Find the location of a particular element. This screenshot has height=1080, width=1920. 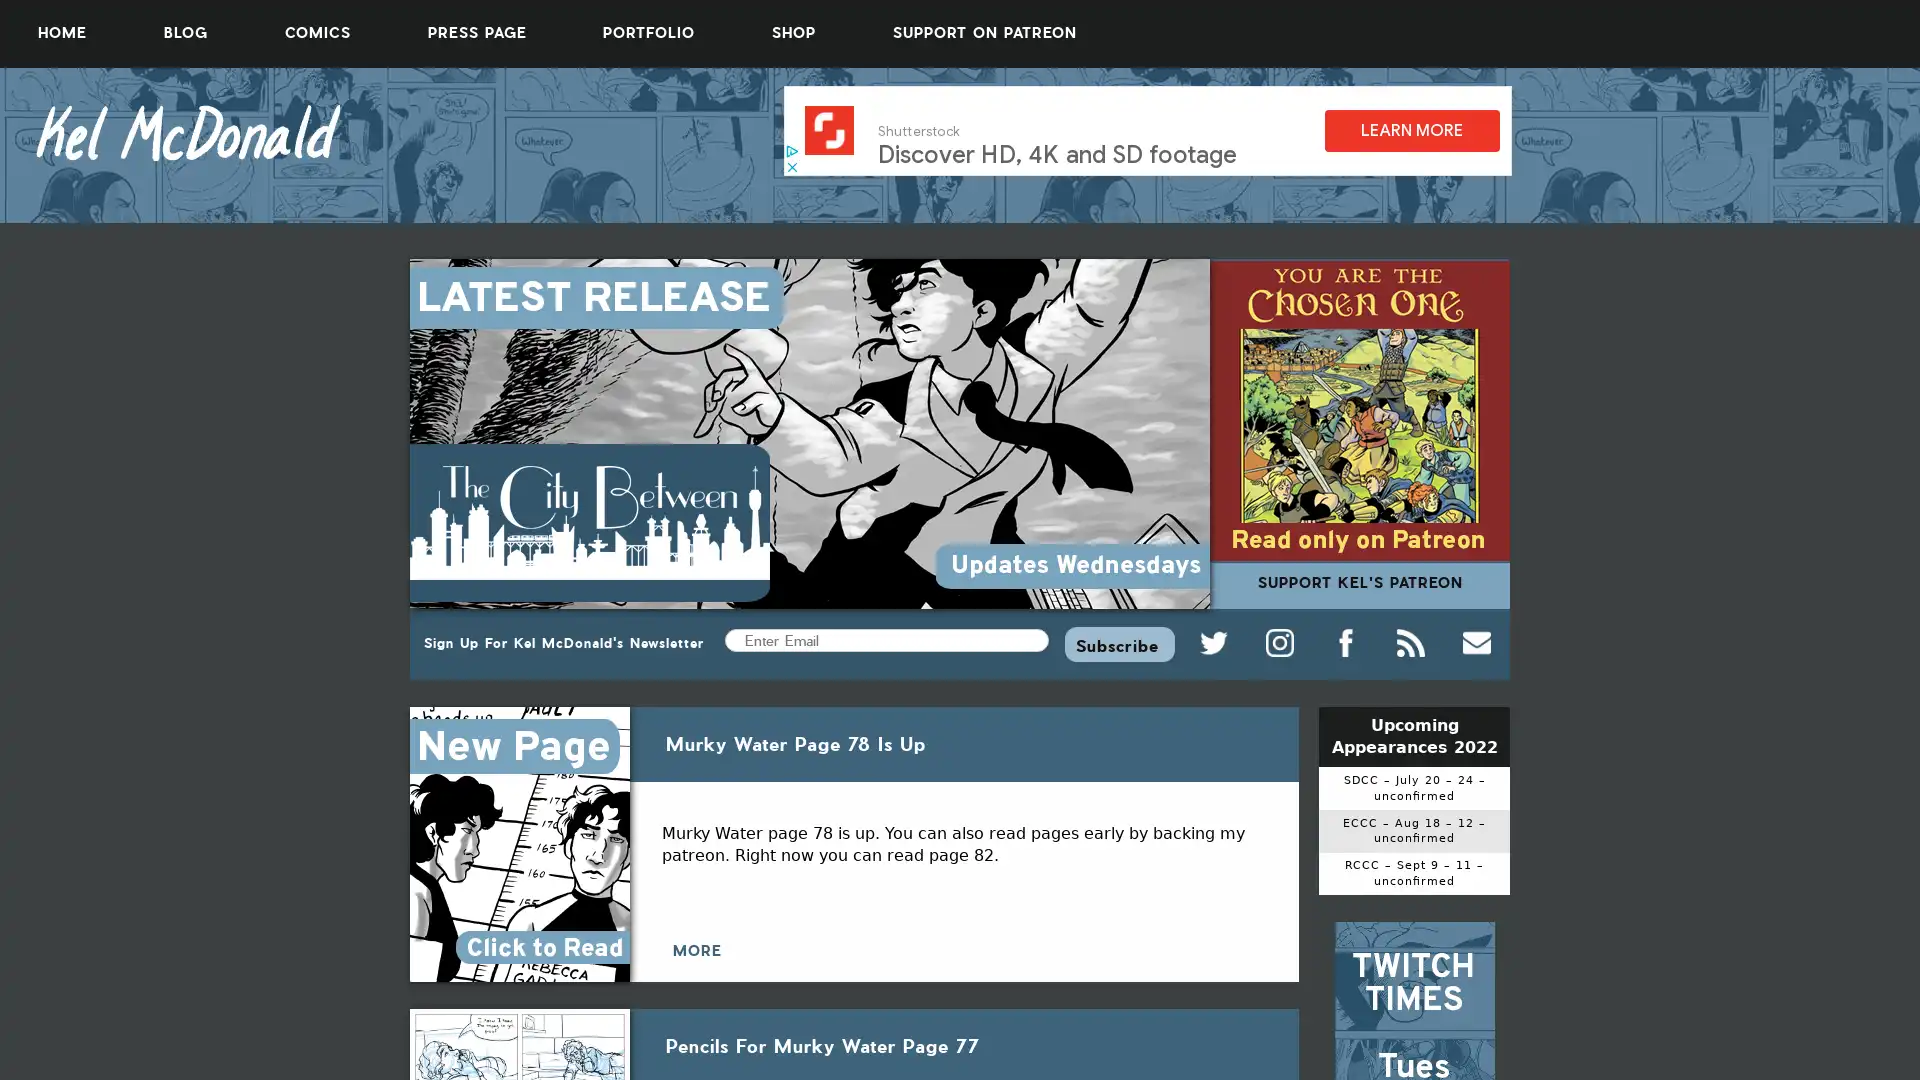

Subscribe is located at coordinates (1118, 643).